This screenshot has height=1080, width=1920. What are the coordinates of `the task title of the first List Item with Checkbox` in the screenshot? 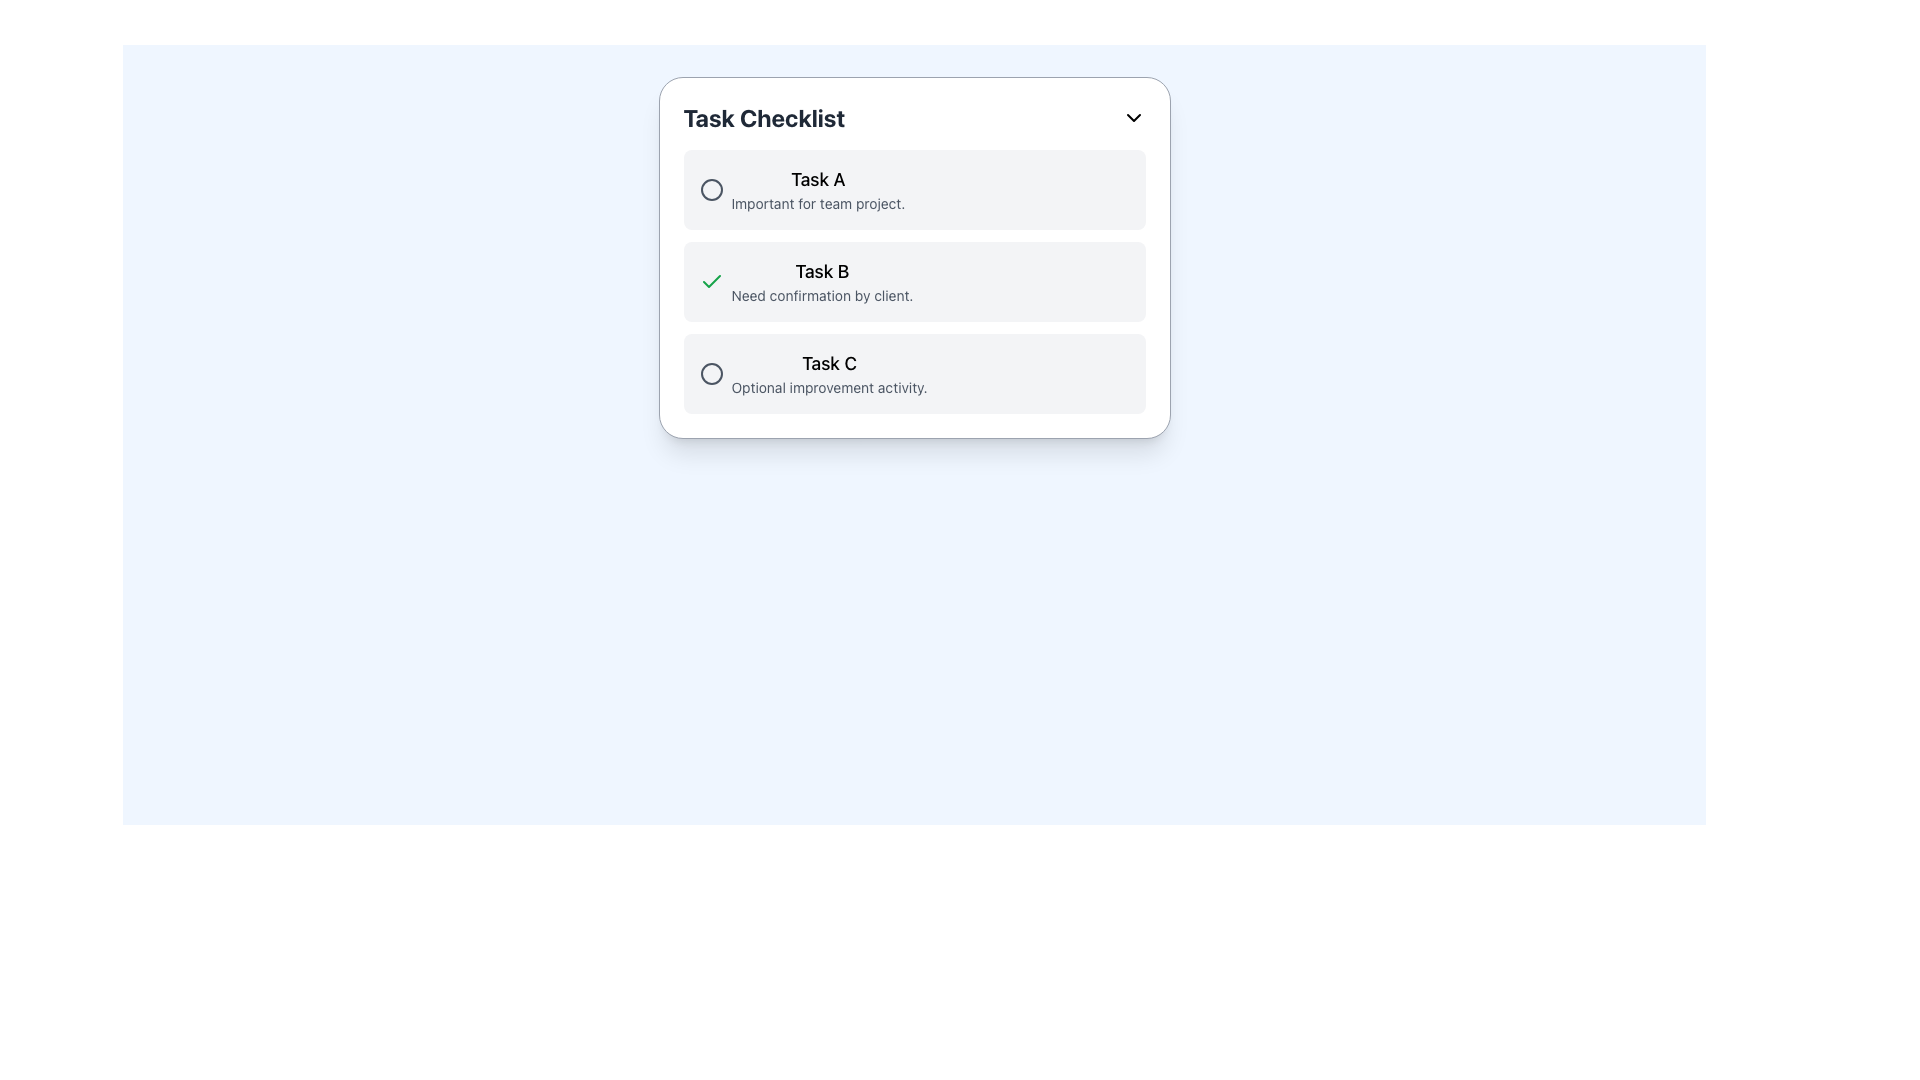 It's located at (913, 189).